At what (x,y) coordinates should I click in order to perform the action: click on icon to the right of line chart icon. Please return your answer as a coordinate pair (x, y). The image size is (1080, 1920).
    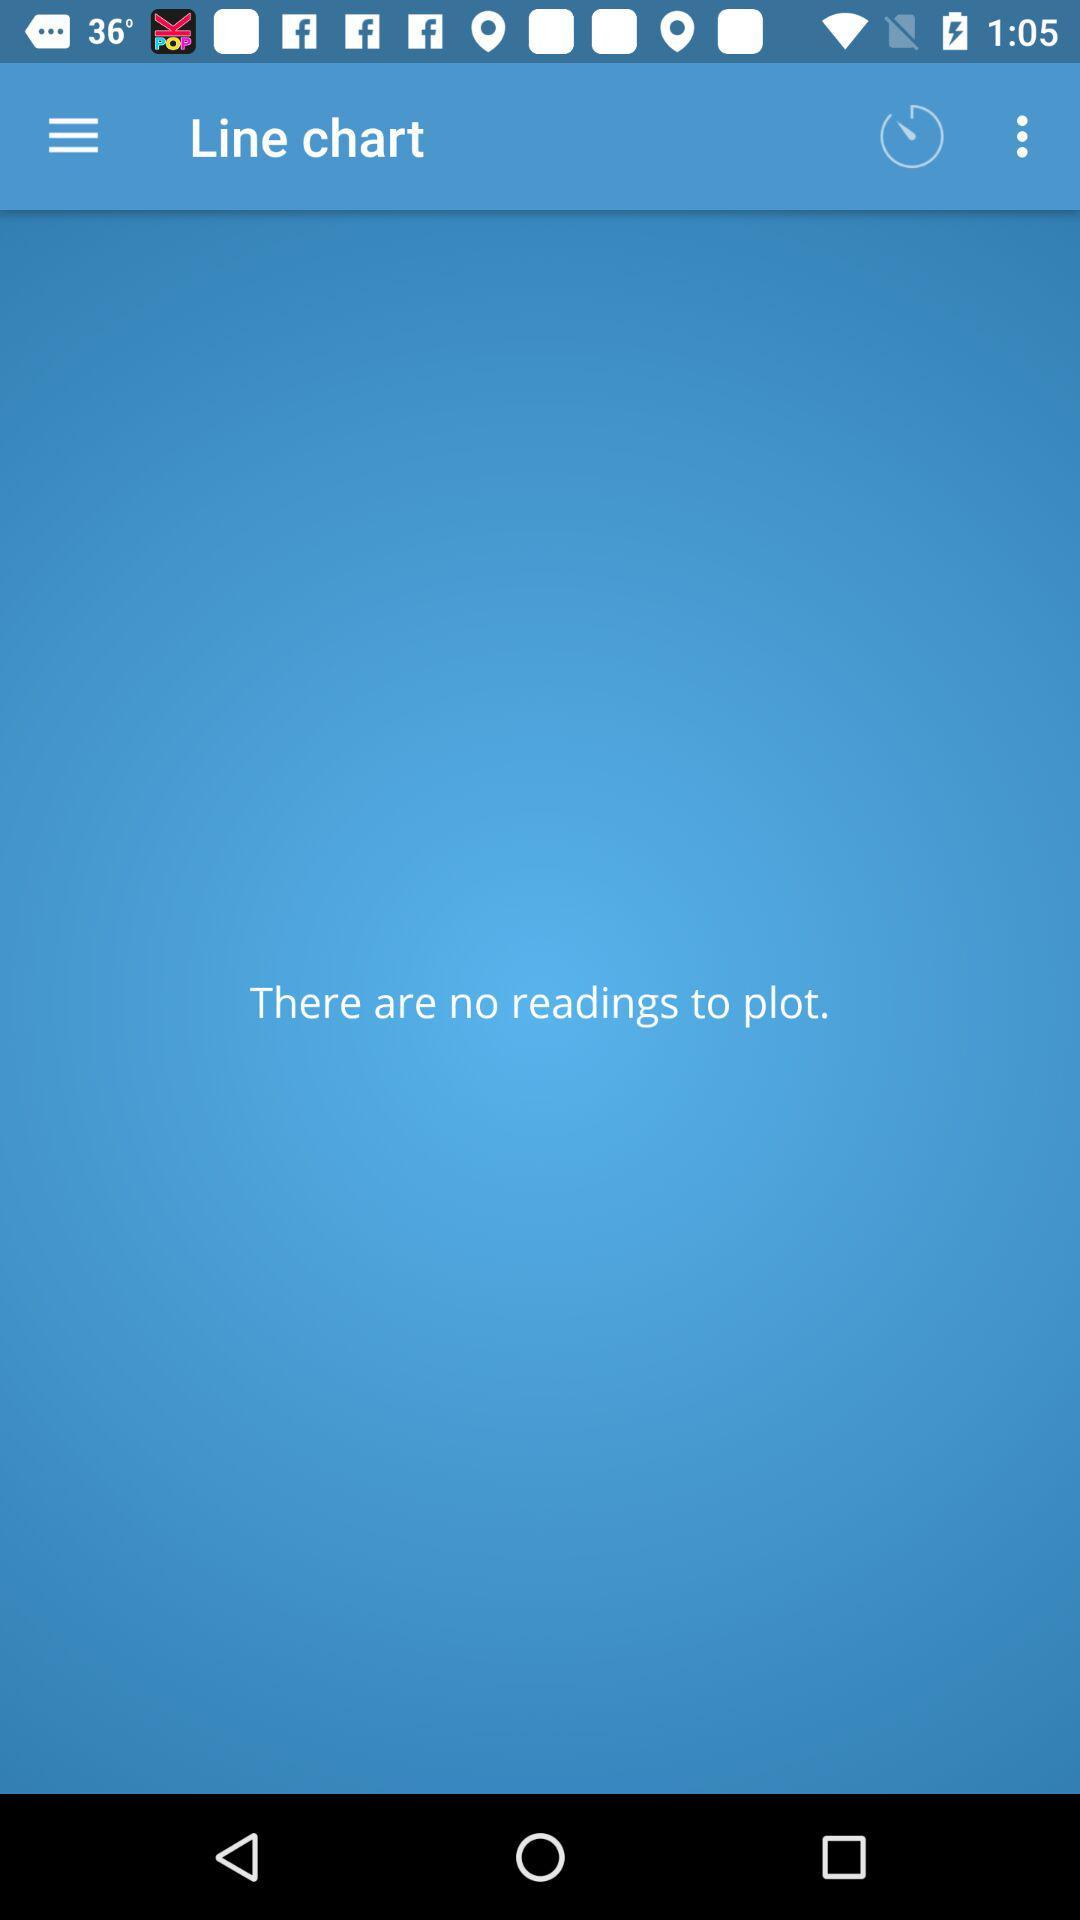
    Looking at the image, I should click on (911, 135).